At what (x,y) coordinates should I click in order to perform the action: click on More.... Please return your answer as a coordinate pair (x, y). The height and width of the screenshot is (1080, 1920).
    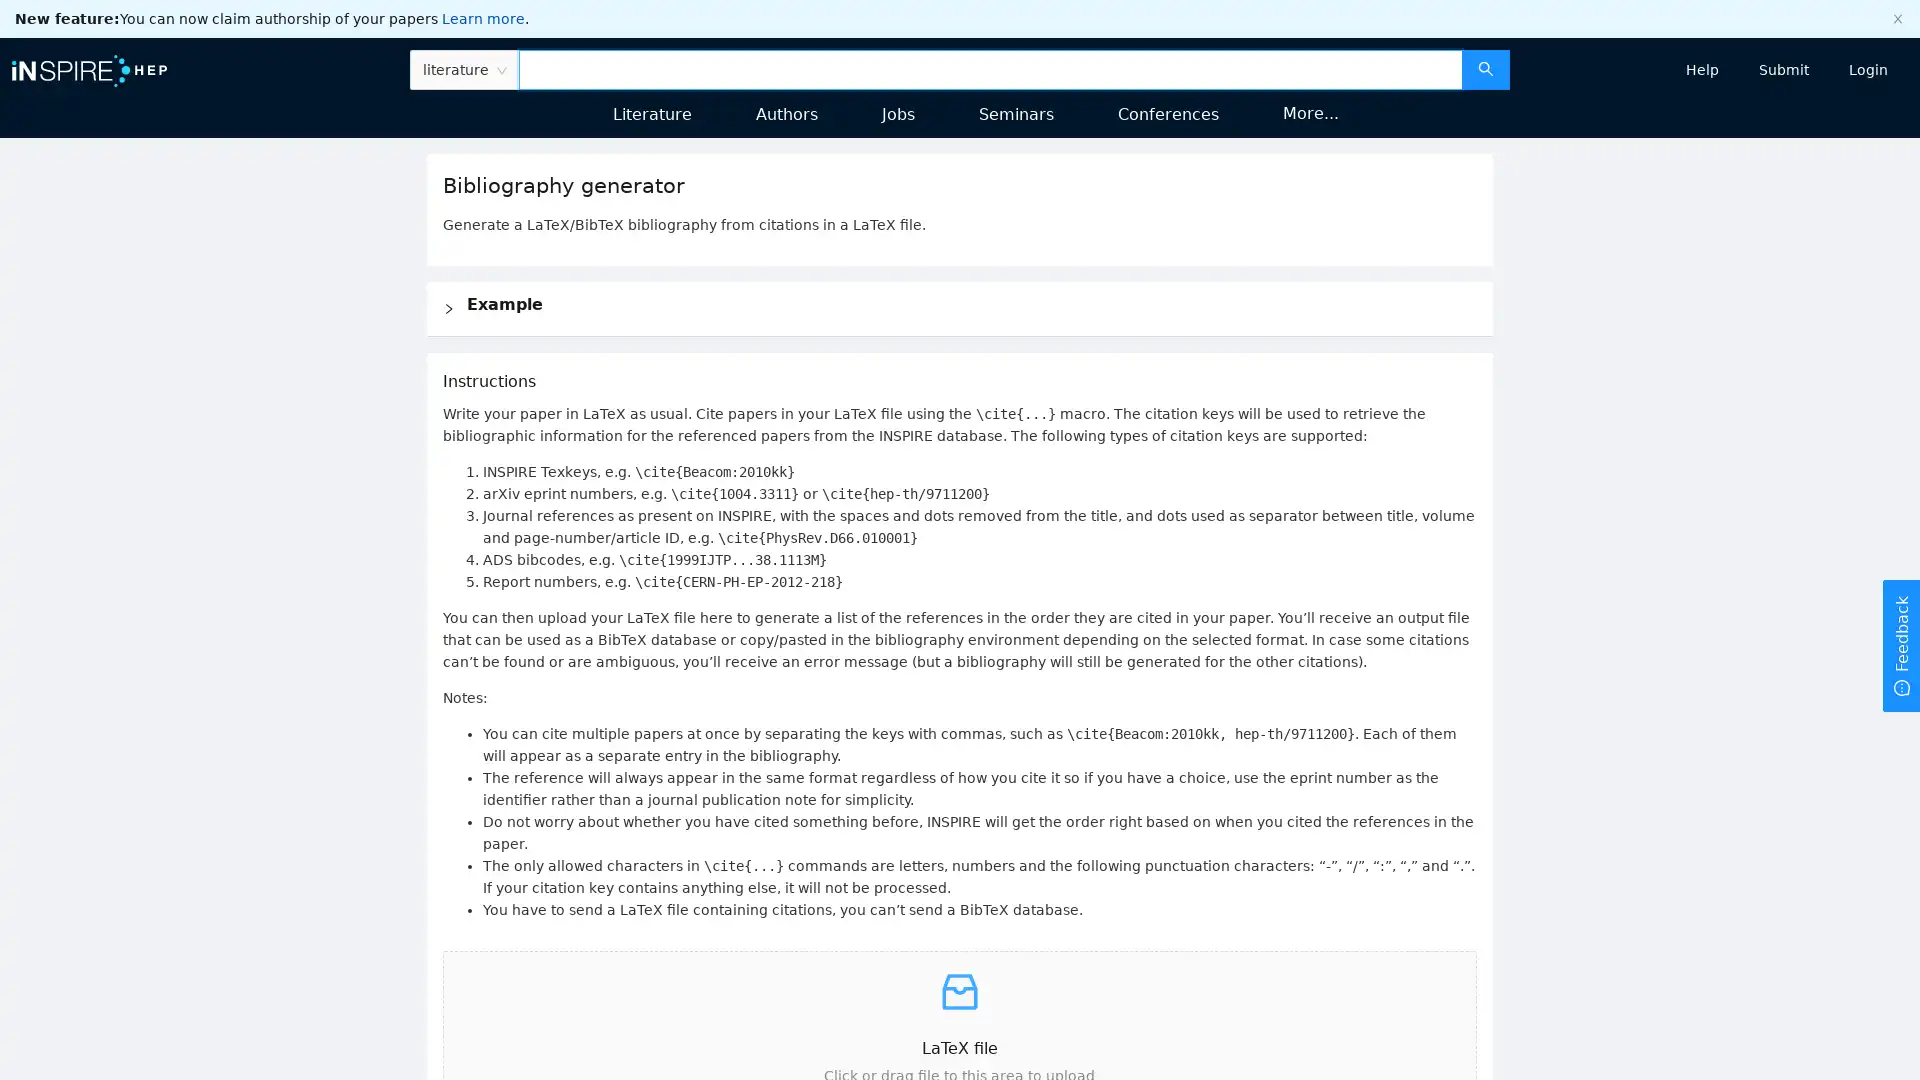
    Looking at the image, I should click on (1310, 112).